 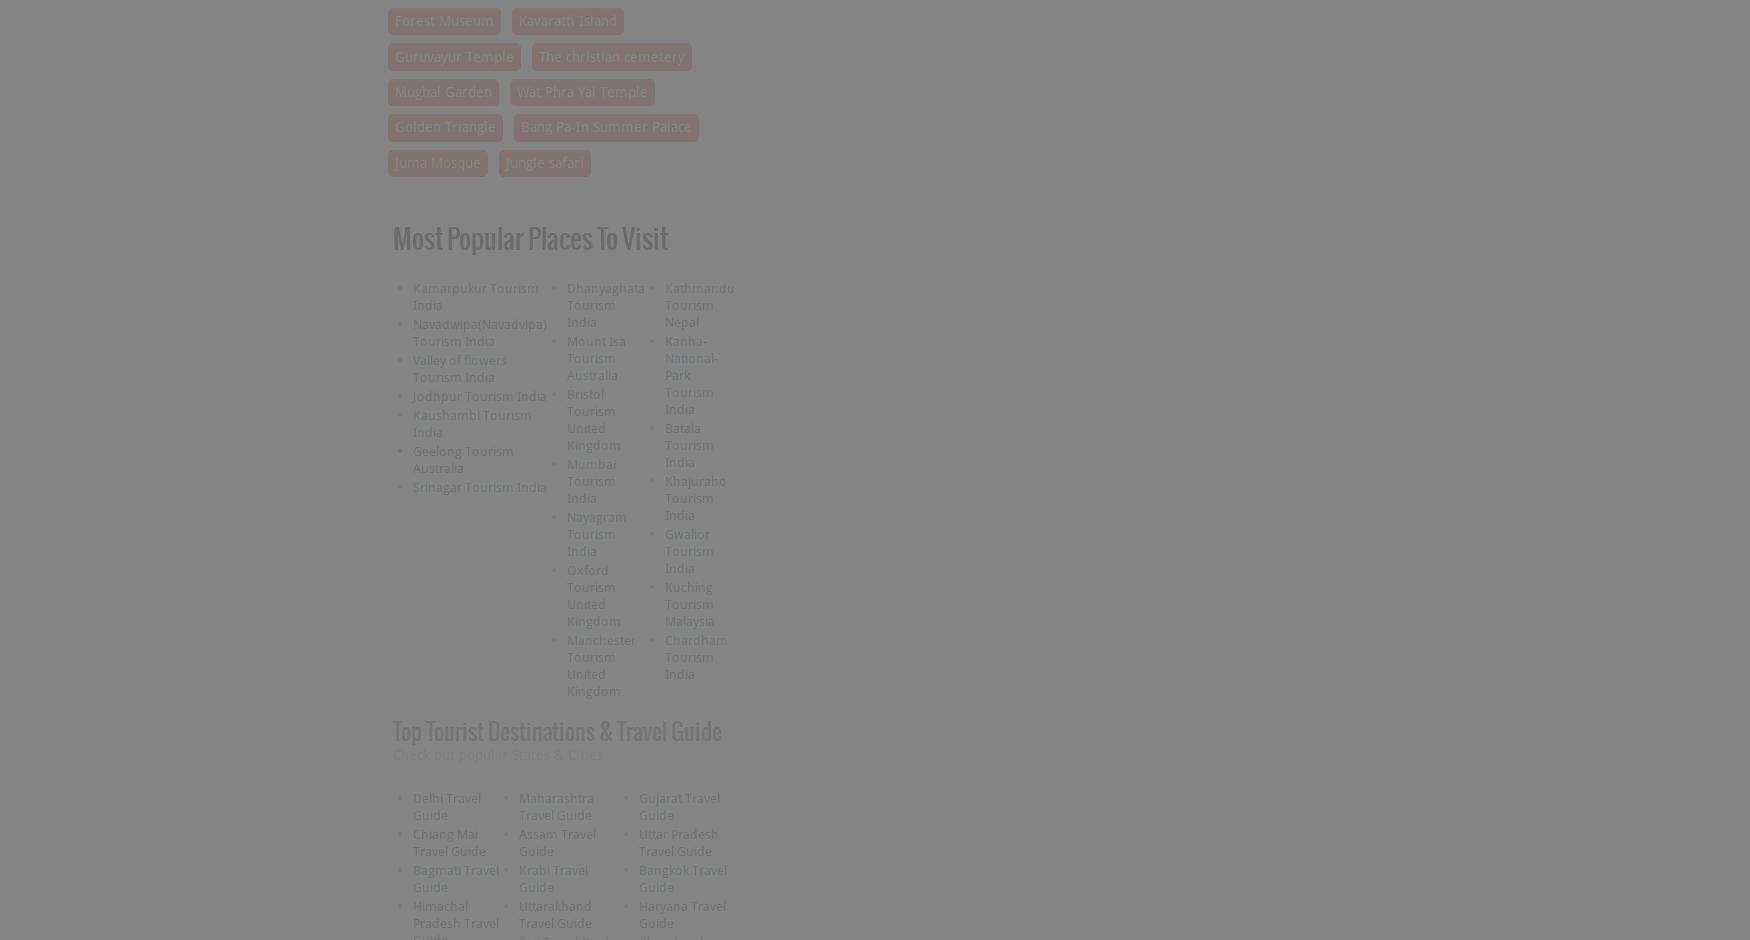 What do you see at coordinates (474, 295) in the screenshot?
I see `'Kamarpukur Tourism  India'` at bounding box center [474, 295].